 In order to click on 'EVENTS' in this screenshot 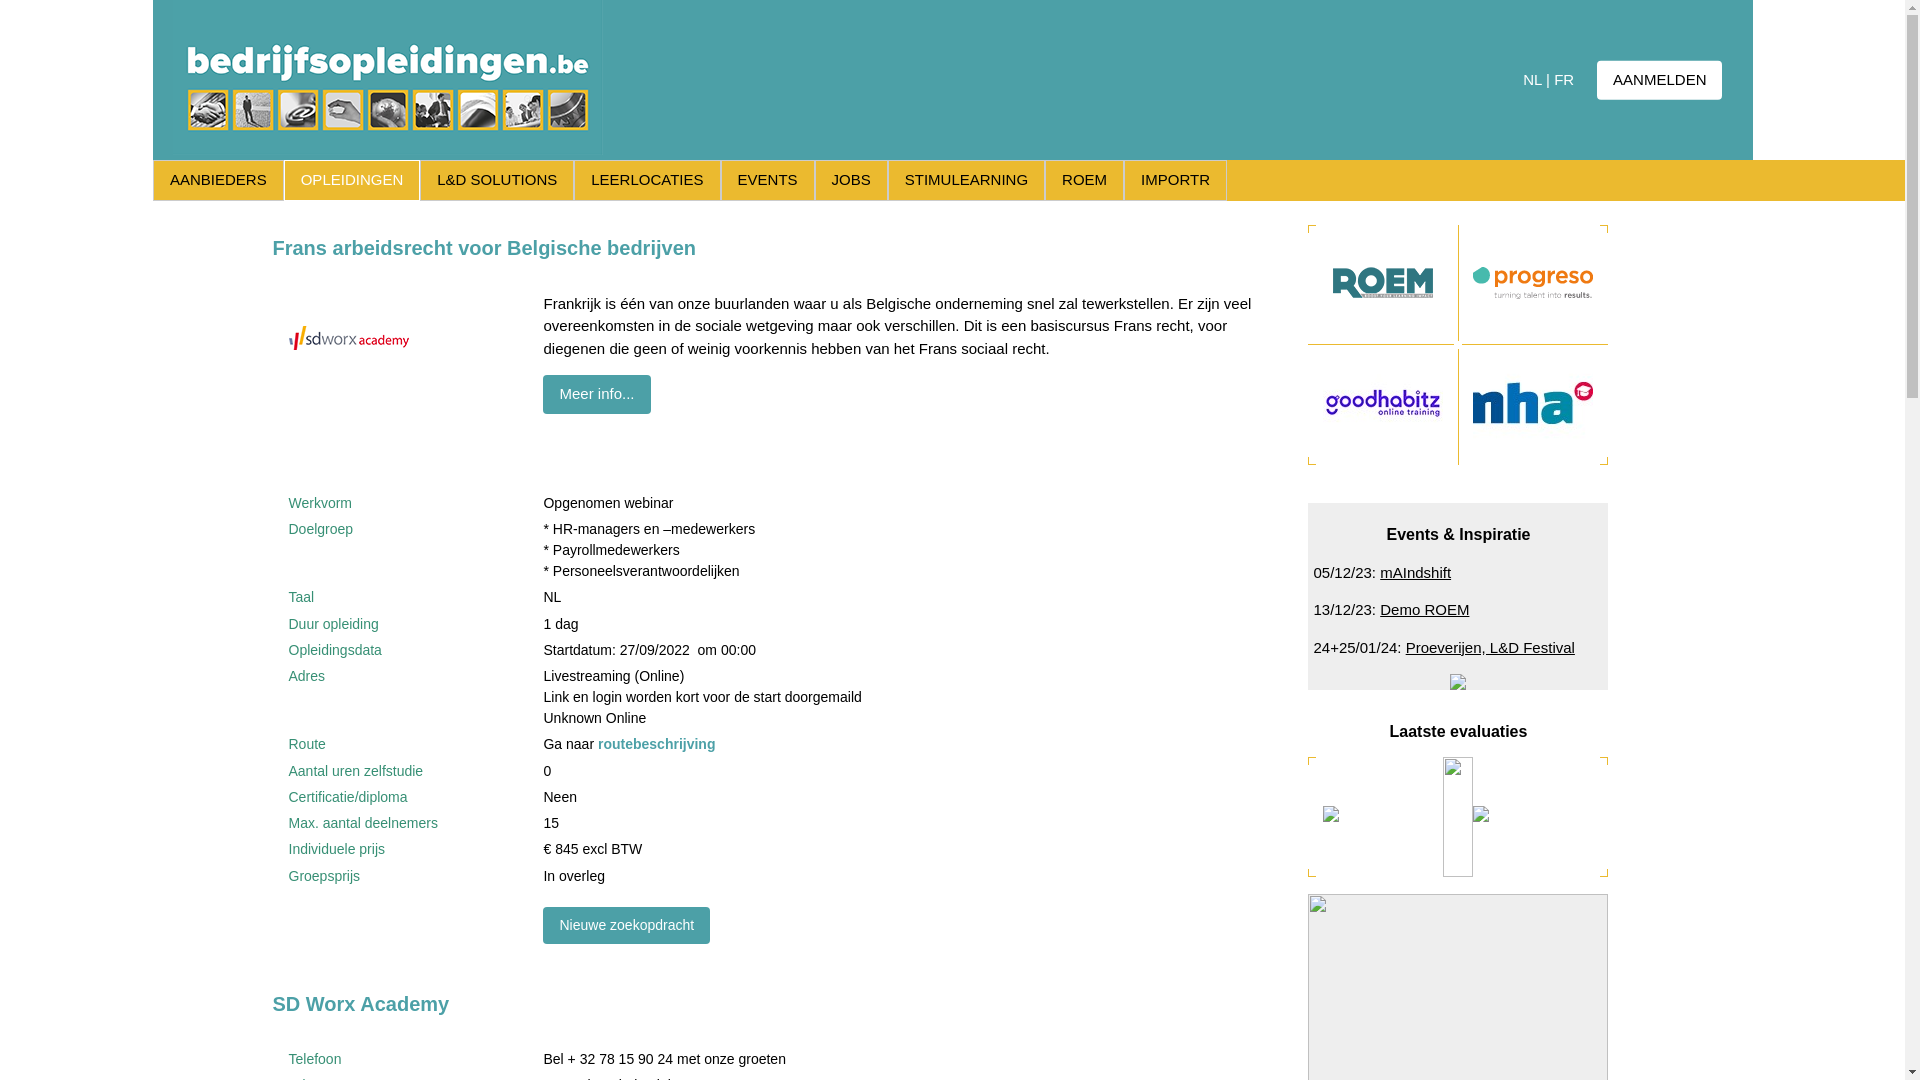, I will do `click(766, 180)`.